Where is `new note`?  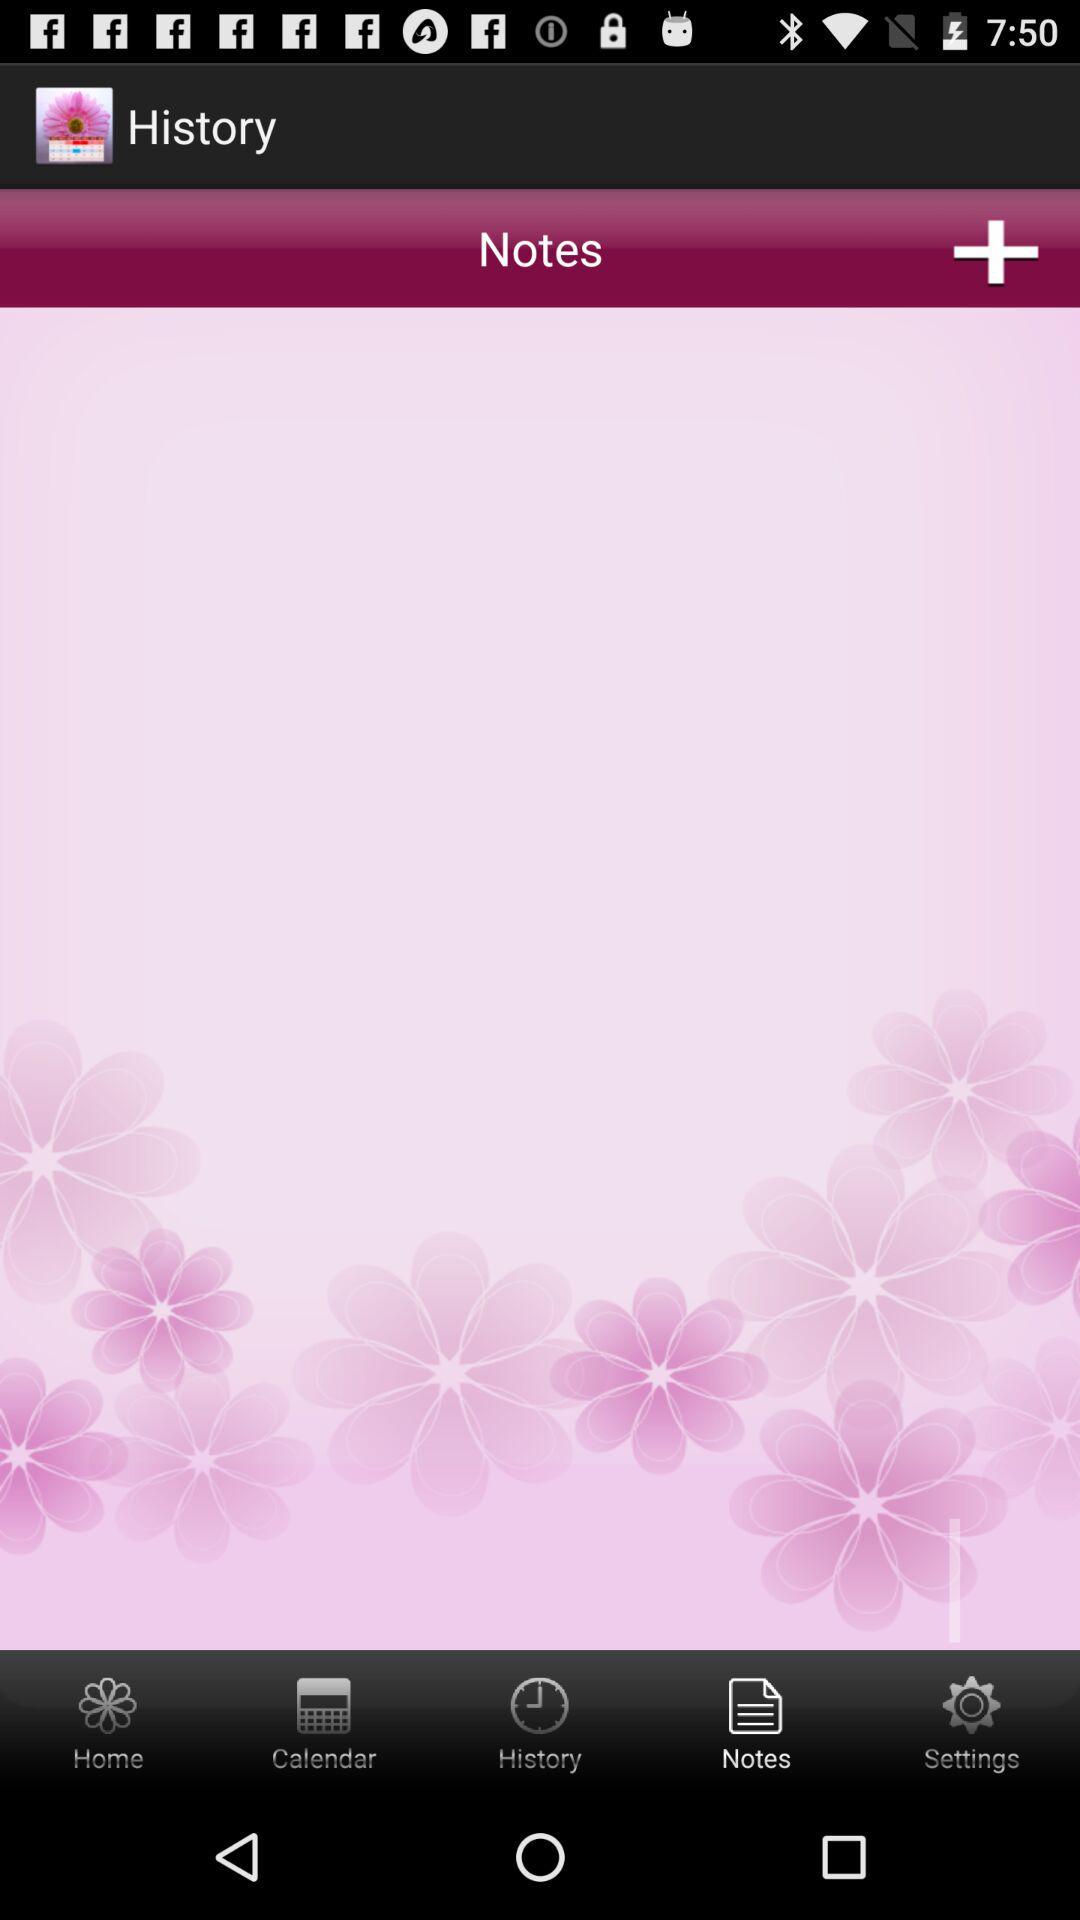
new note is located at coordinates (540, 853).